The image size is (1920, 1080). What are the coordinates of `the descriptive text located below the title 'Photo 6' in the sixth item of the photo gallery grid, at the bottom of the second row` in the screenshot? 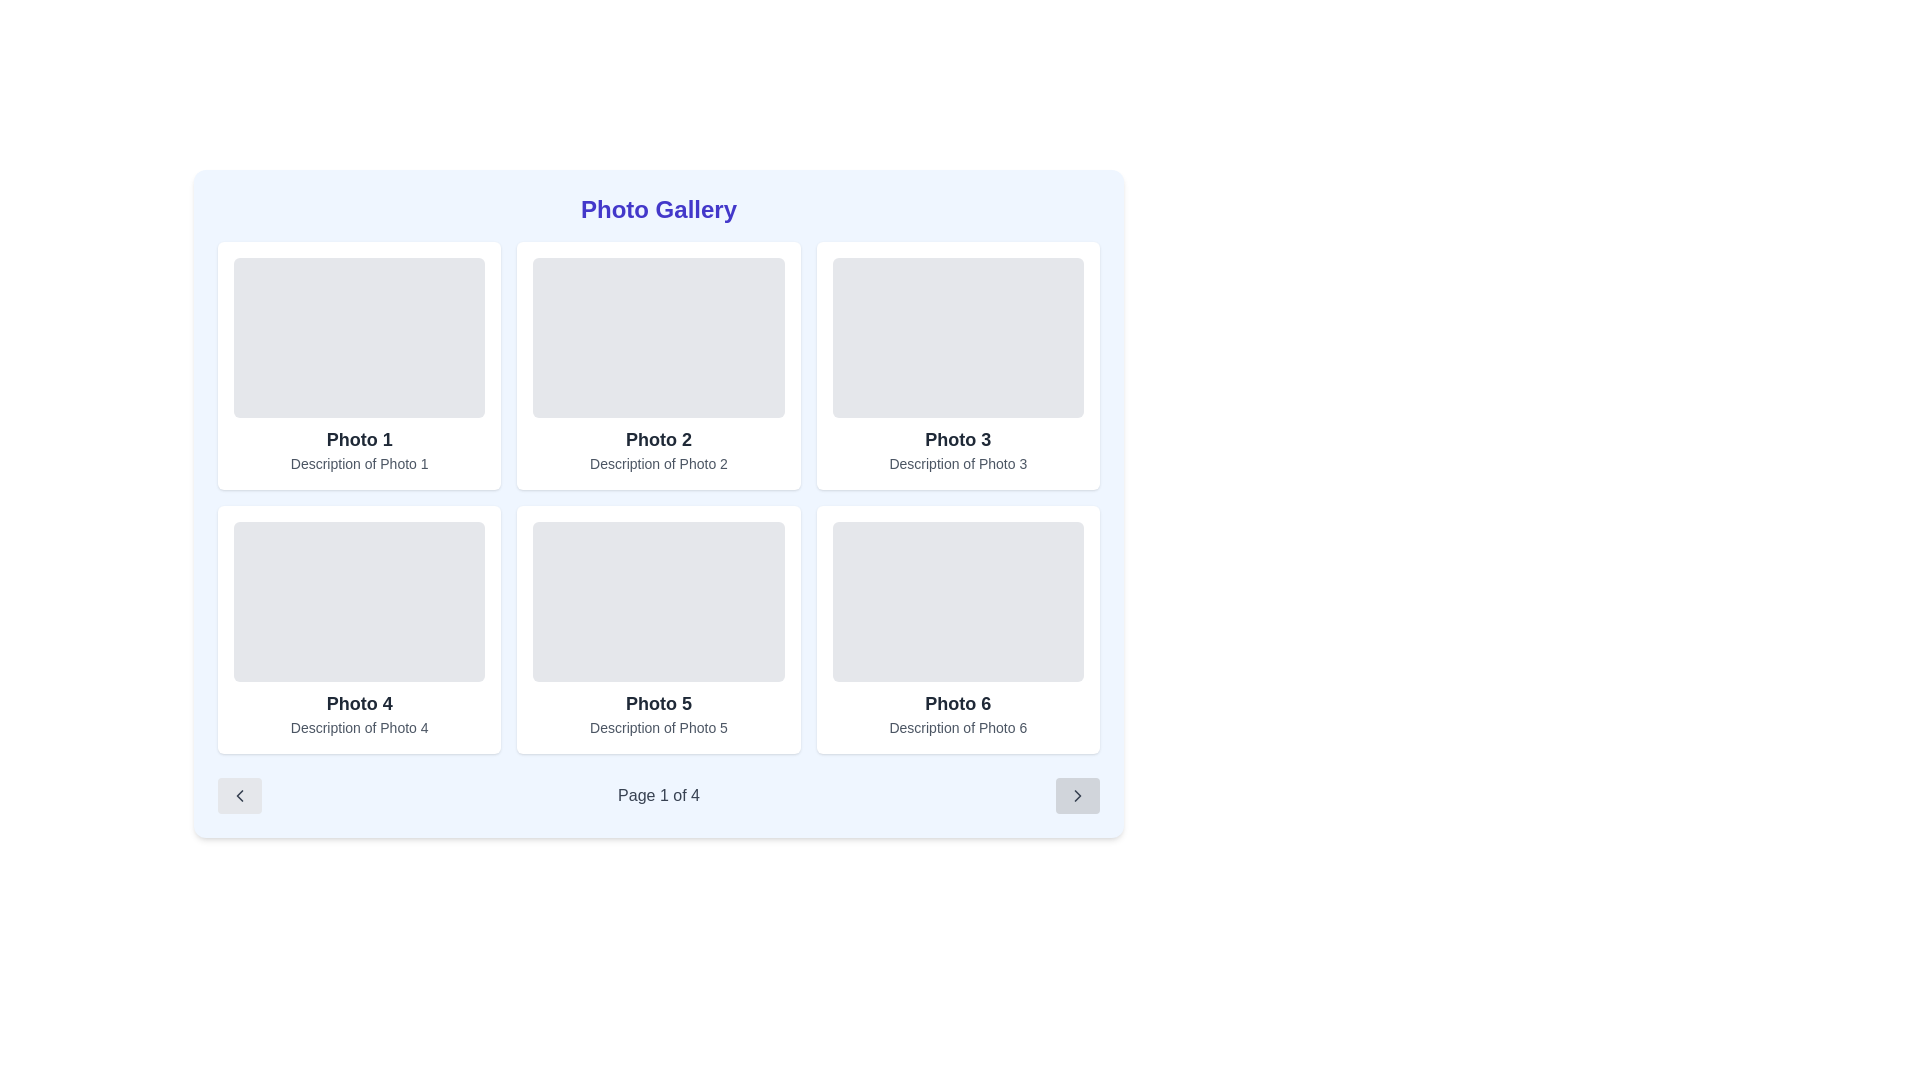 It's located at (957, 728).